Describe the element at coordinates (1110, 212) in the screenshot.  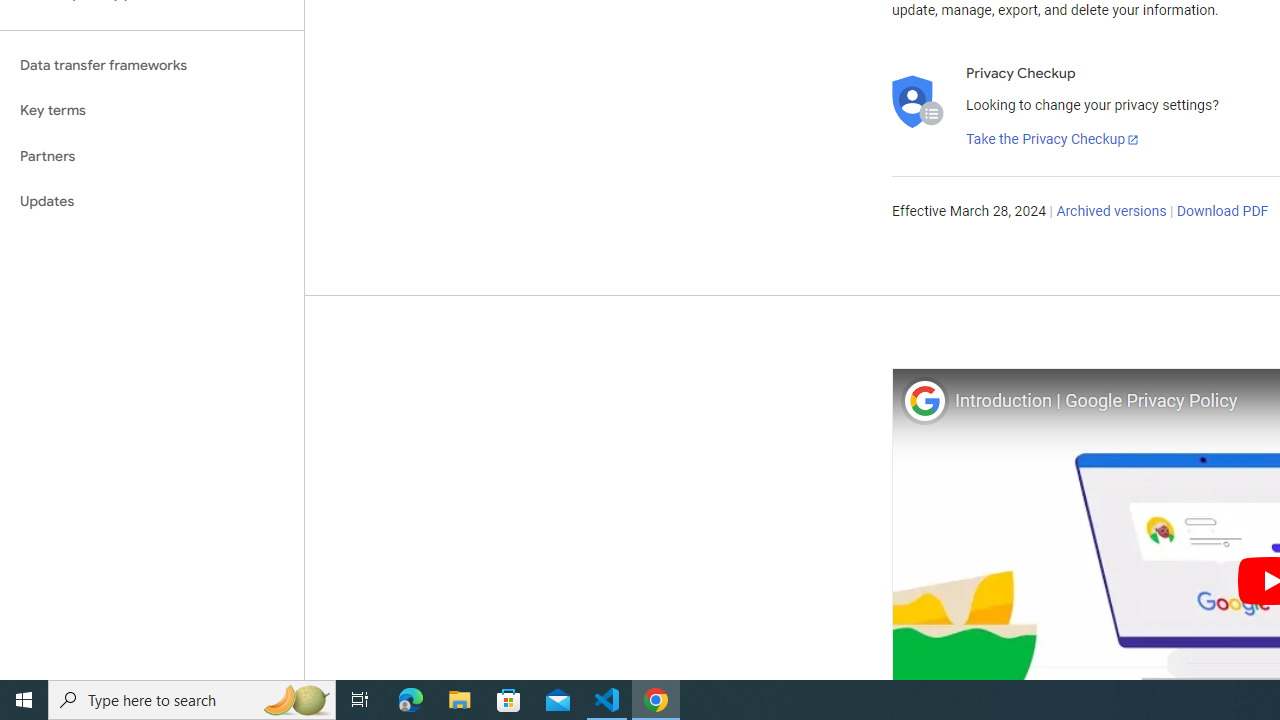
I see `'Archived versions'` at that location.